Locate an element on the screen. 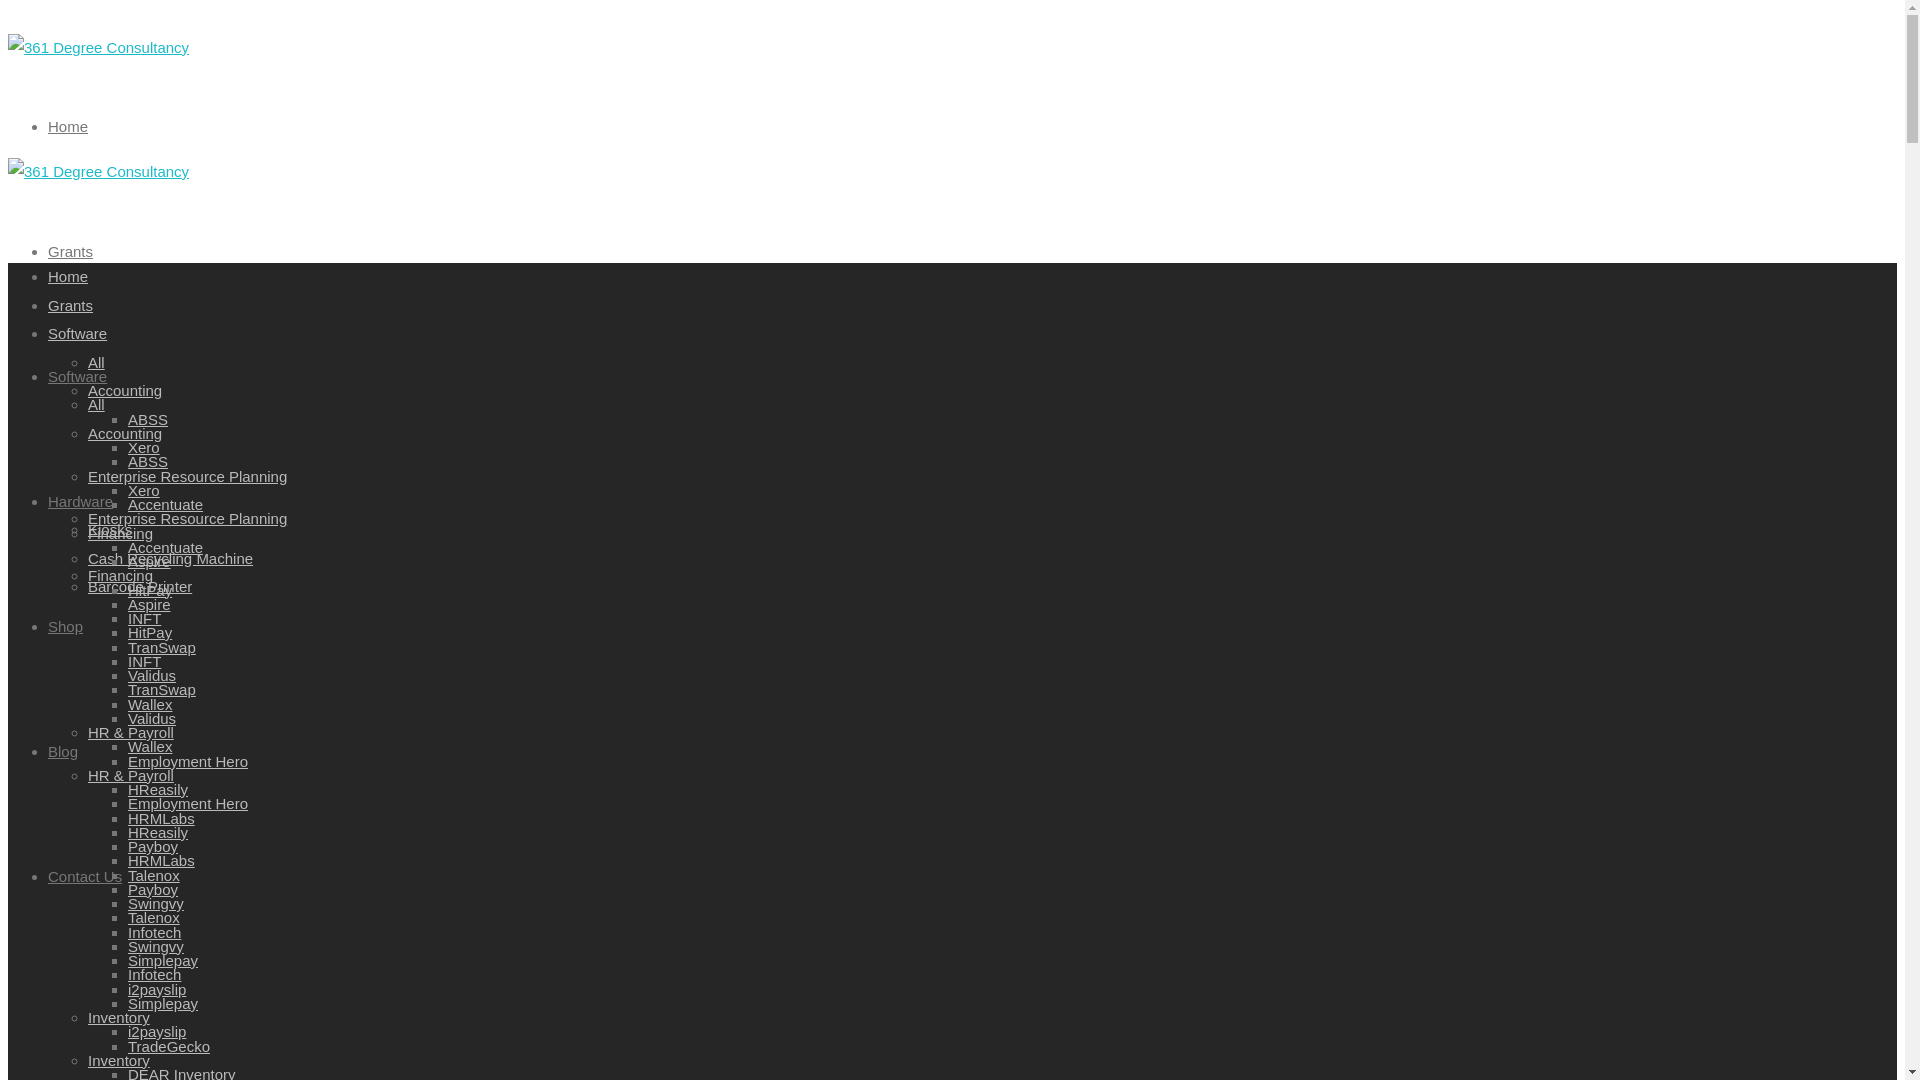 This screenshot has height=1080, width=1920. 'Home' is located at coordinates (67, 276).